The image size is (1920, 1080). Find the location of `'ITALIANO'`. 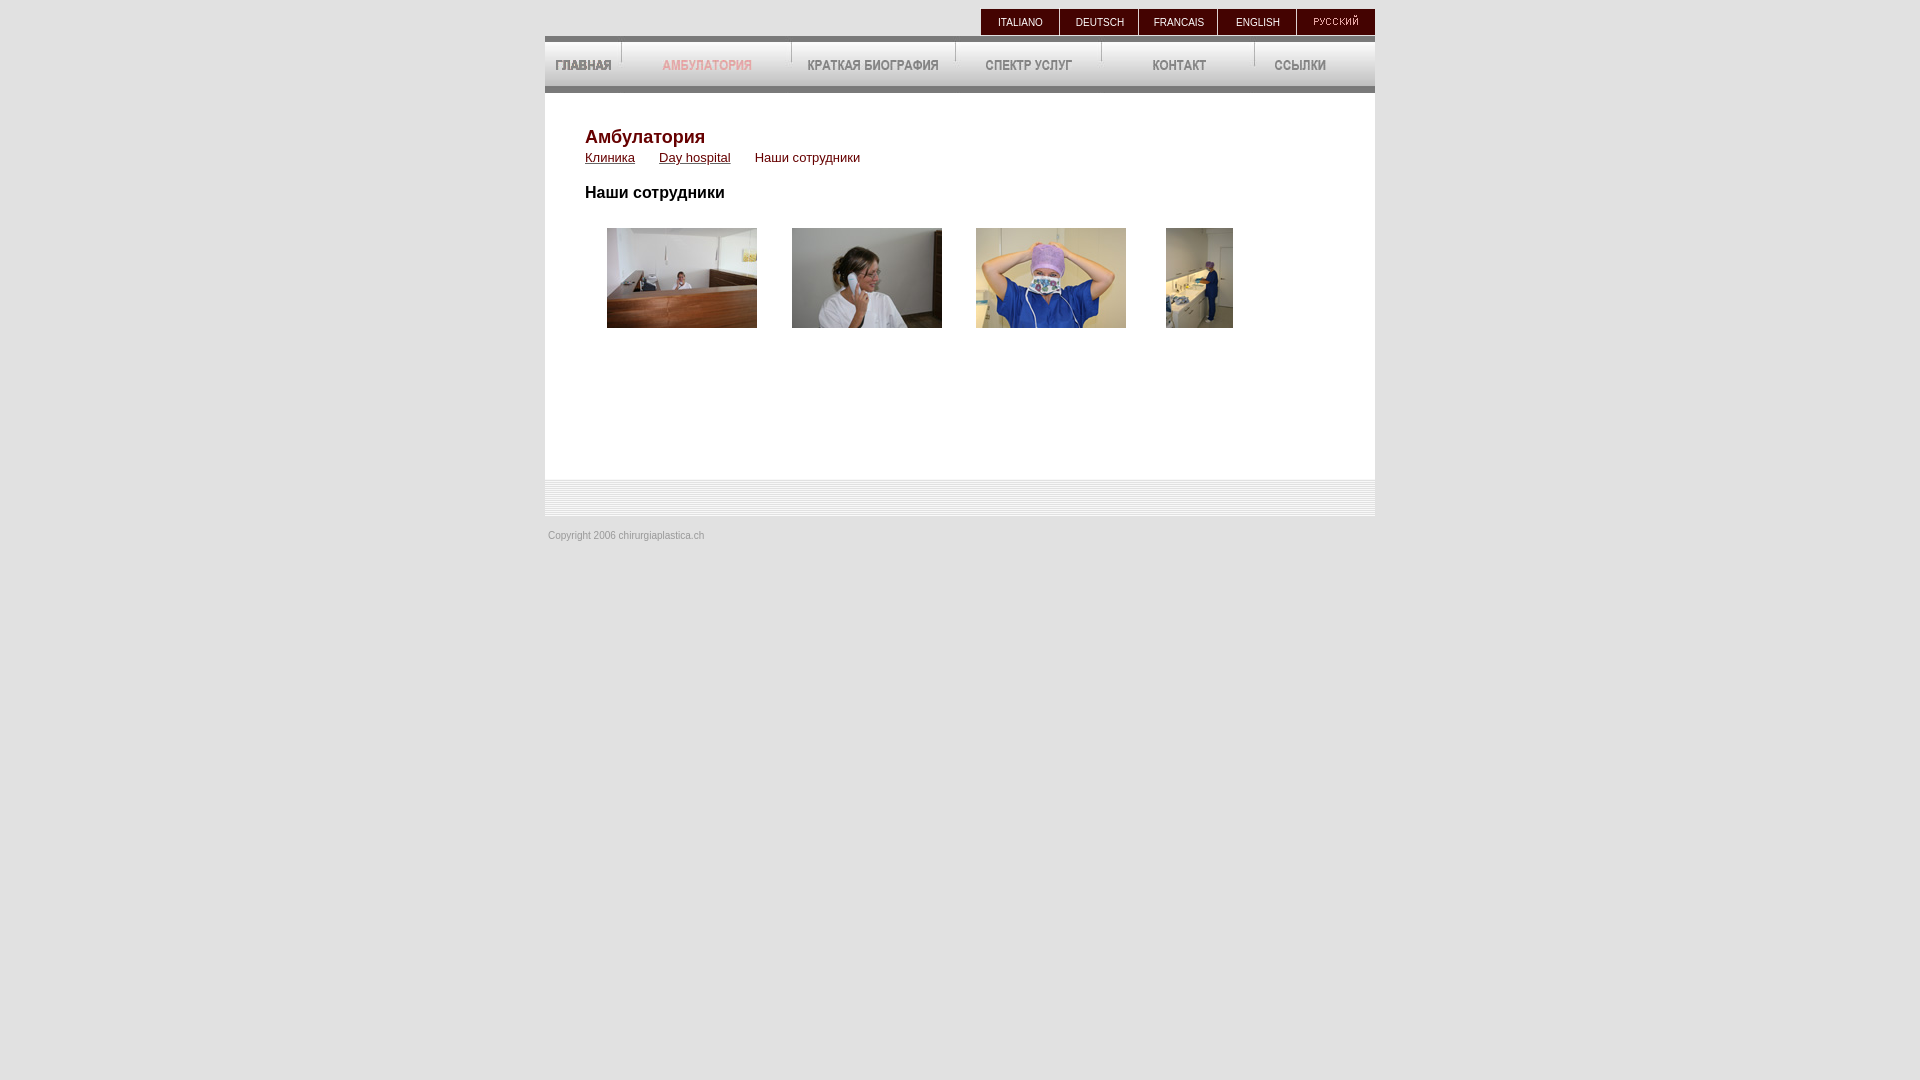

'ITALIANO' is located at coordinates (1020, 21).